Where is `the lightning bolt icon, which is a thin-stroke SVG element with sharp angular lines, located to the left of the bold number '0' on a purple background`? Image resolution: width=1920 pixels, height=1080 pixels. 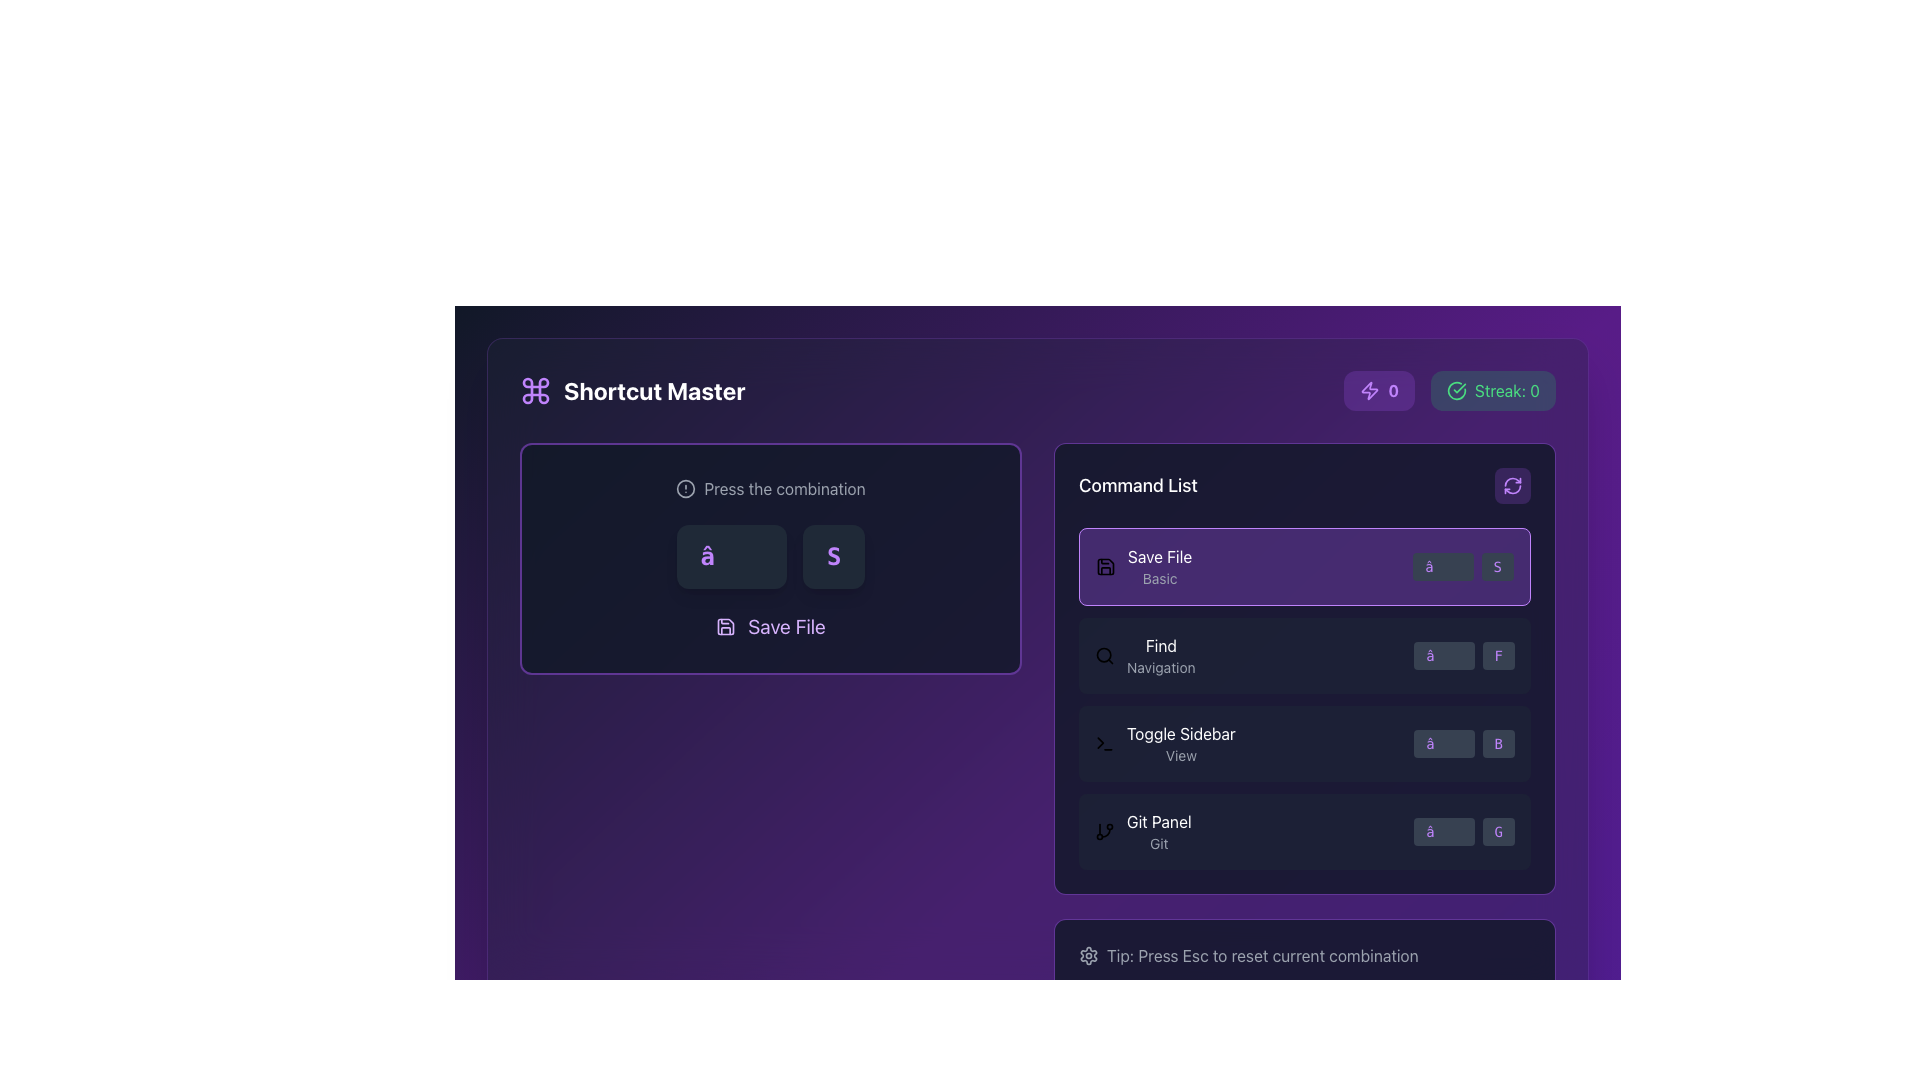 the lightning bolt icon, which is a thin-stroke SVG element with sharp angular lines, located to the left of the bold number '0' on a purple background is located at coordinates (1369, 390).